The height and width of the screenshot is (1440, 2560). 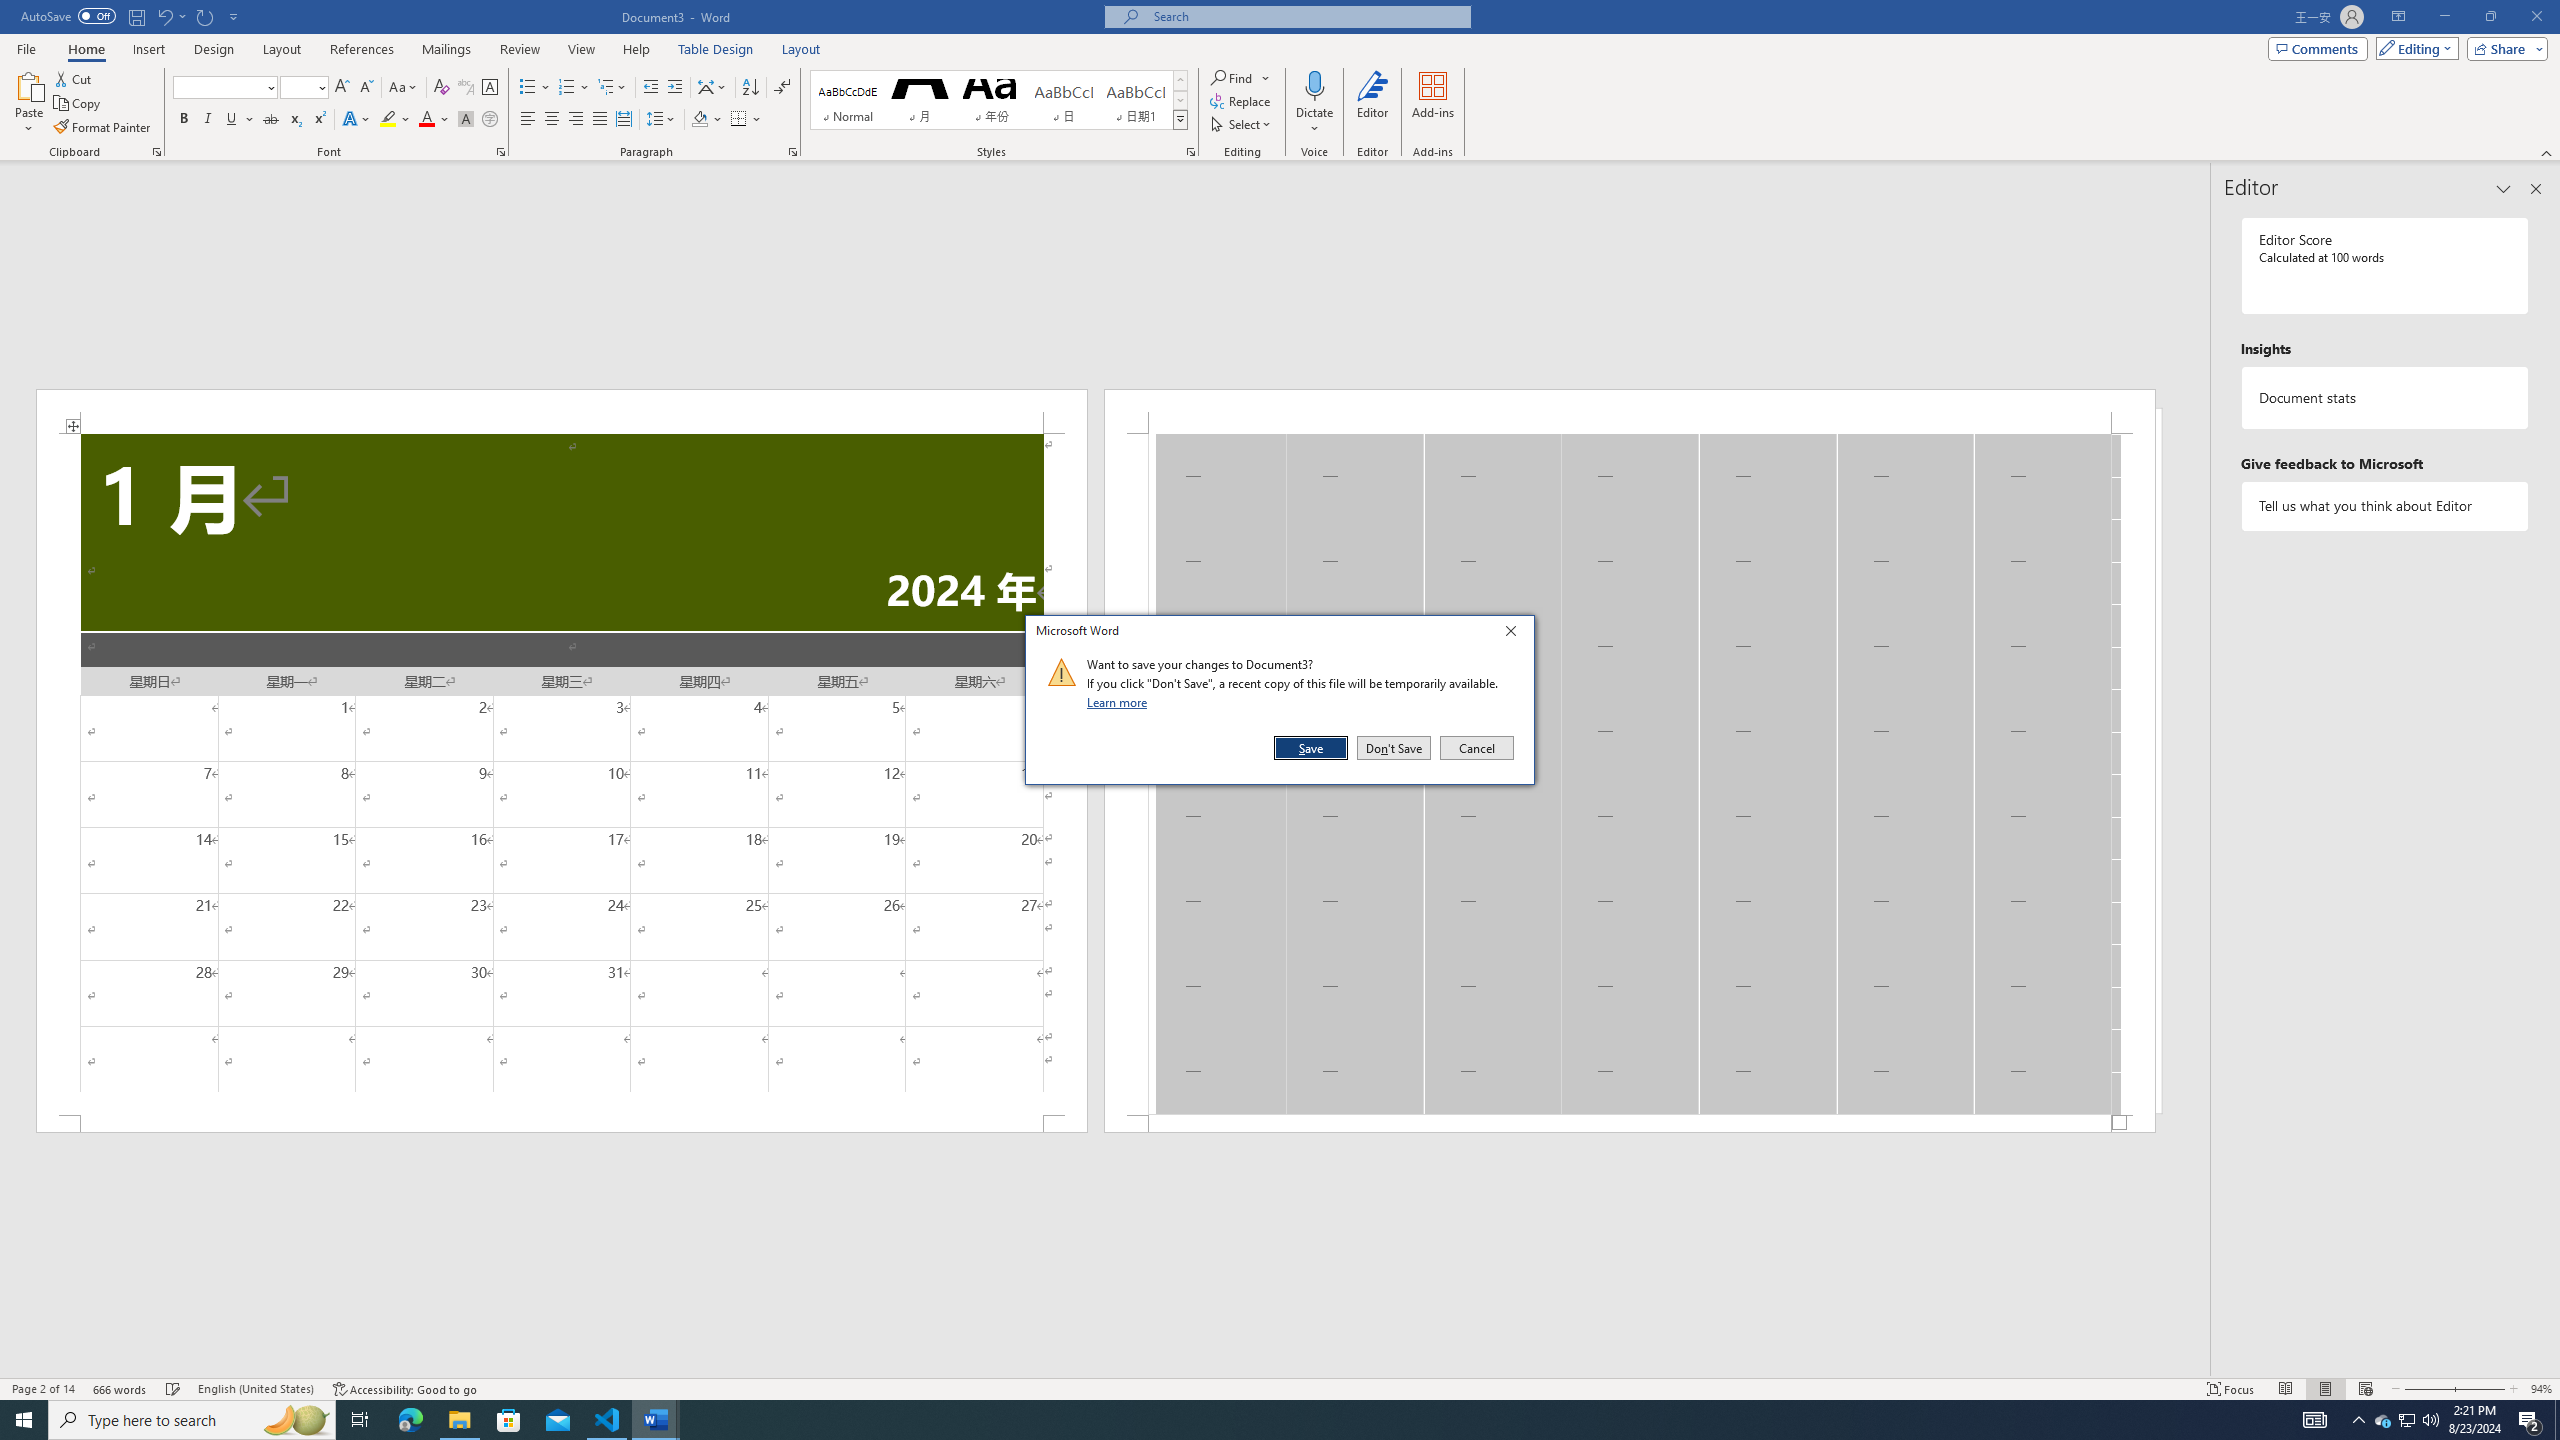 What do you see at coordinates (2479, 1389) in the screenshot?
I see `'Zoom In'` at bounding box center [2479, 1389].